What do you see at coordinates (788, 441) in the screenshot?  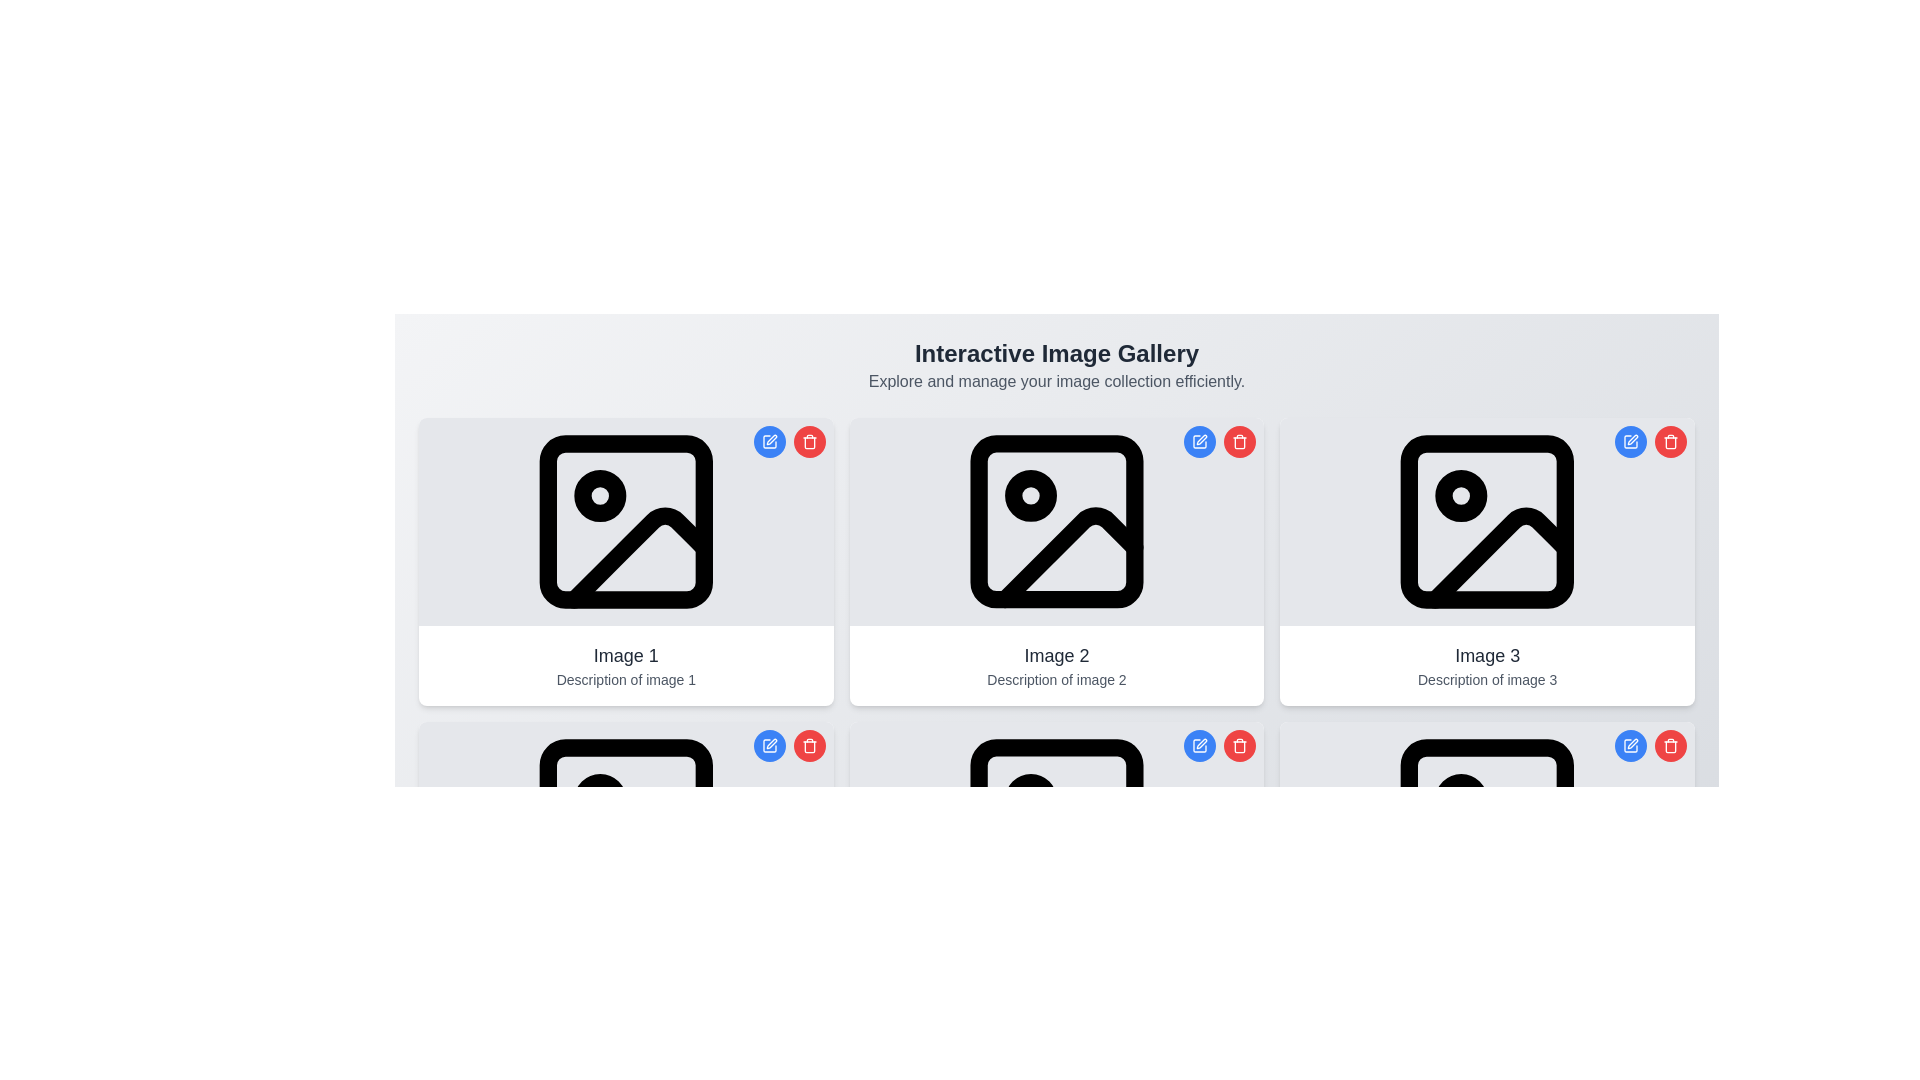 I see `the blue circular button with a pen icon located in the top-right corner of the first image card` at bounding box center [788, 441].